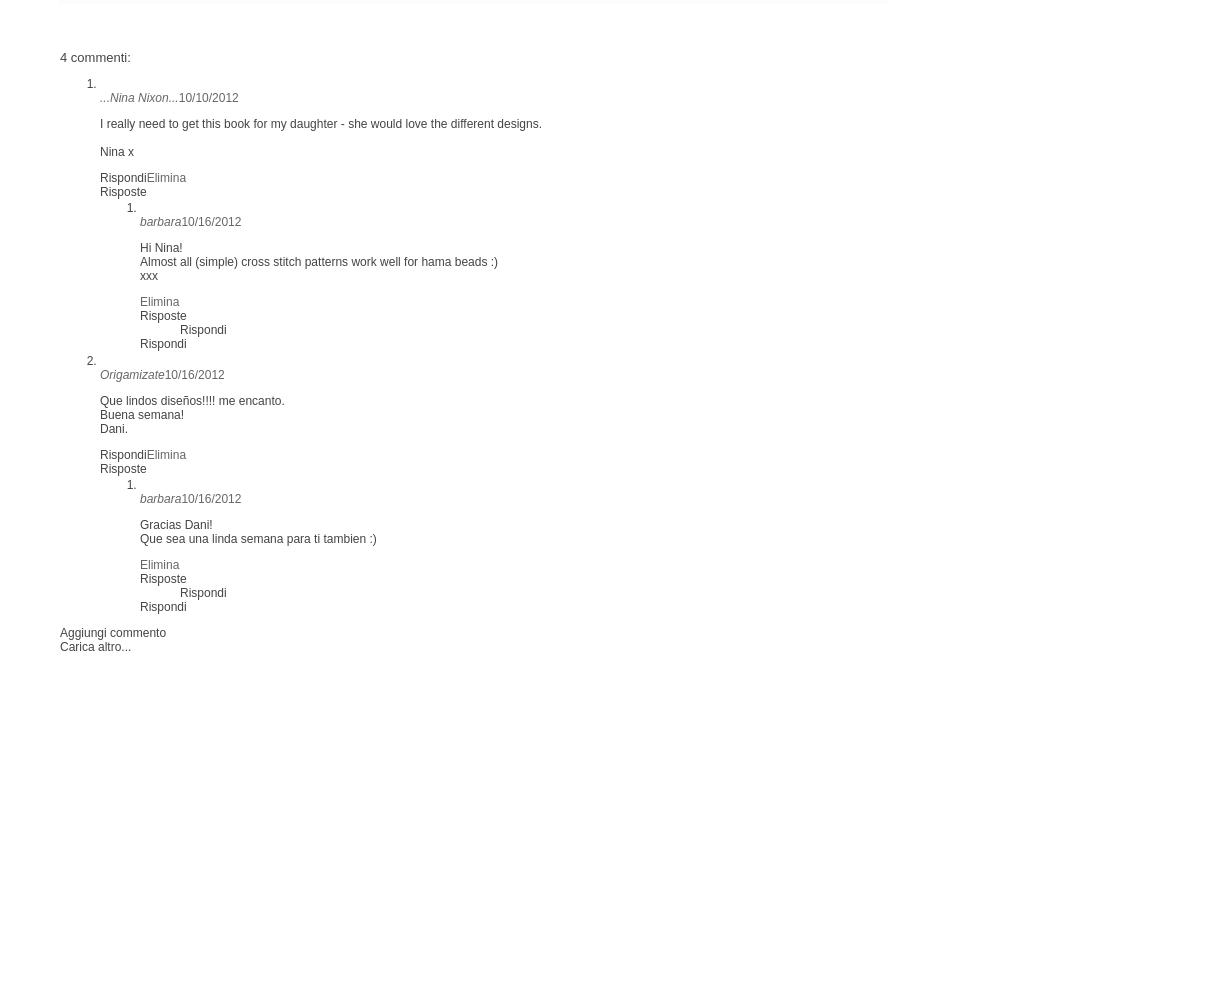  What do you see at coordinates (207, 96) in the screenshot?
I see `'10/10/2012'` at bounding box center [207, 96].